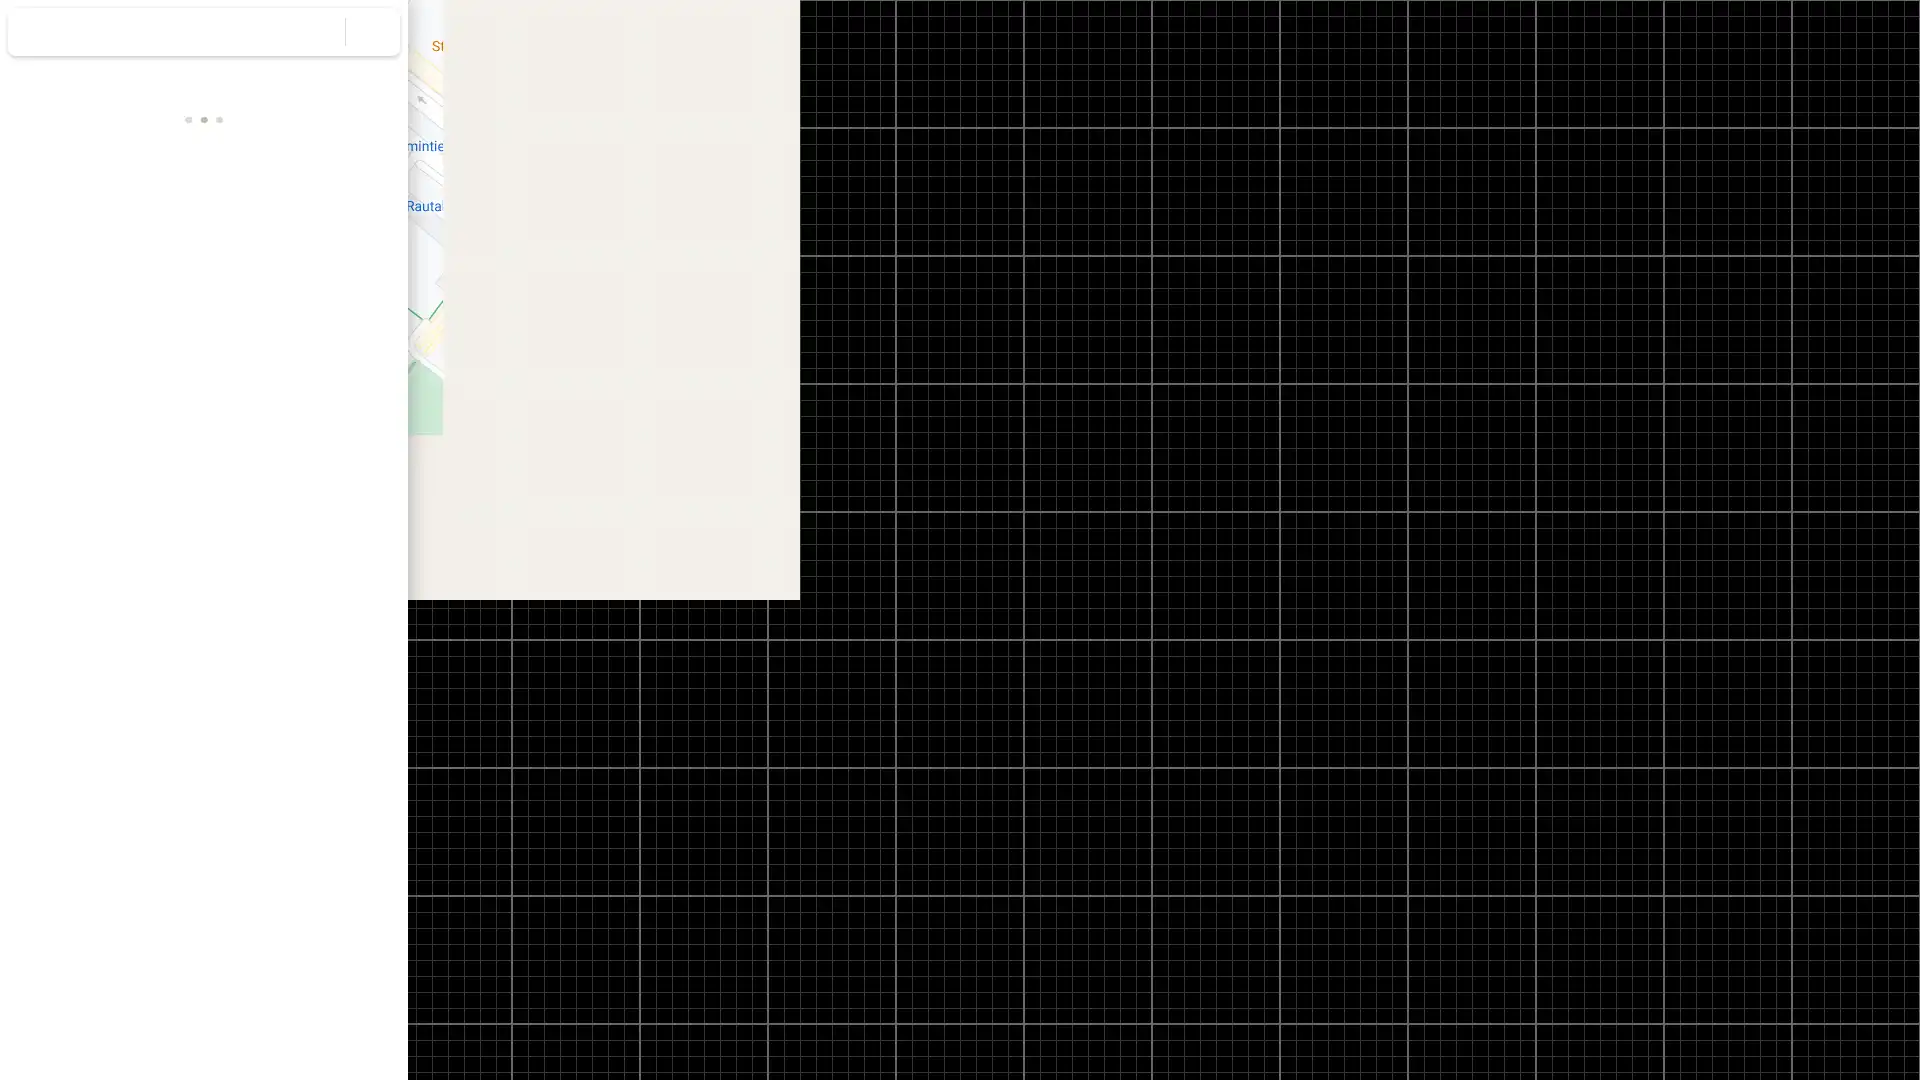 This screenshot has height=1080, width=1920. What do you see at coordinates (349, 342) in the screenshot?
I see `Share Elimaenkatu 27` at bounding box center [349, 342].